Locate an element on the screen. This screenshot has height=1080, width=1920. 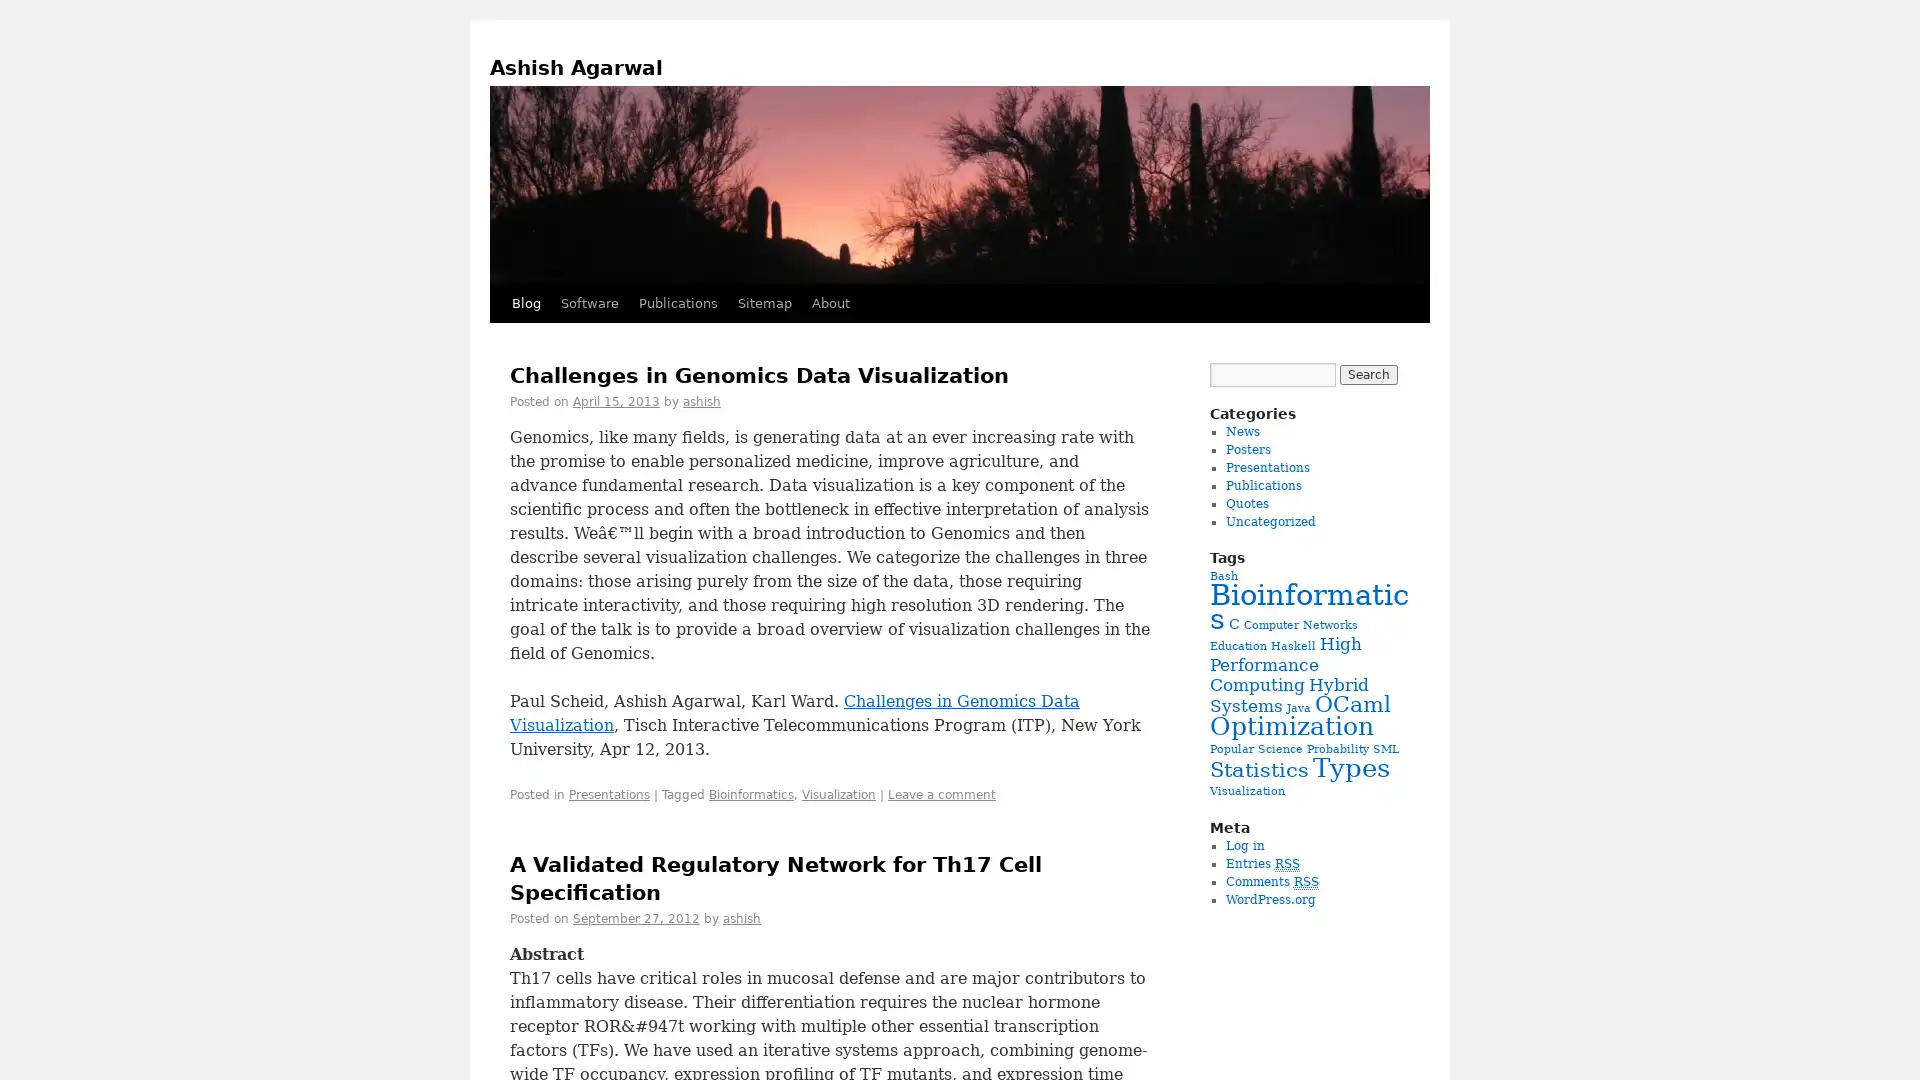
Search is located at coordinates (1367, 374).